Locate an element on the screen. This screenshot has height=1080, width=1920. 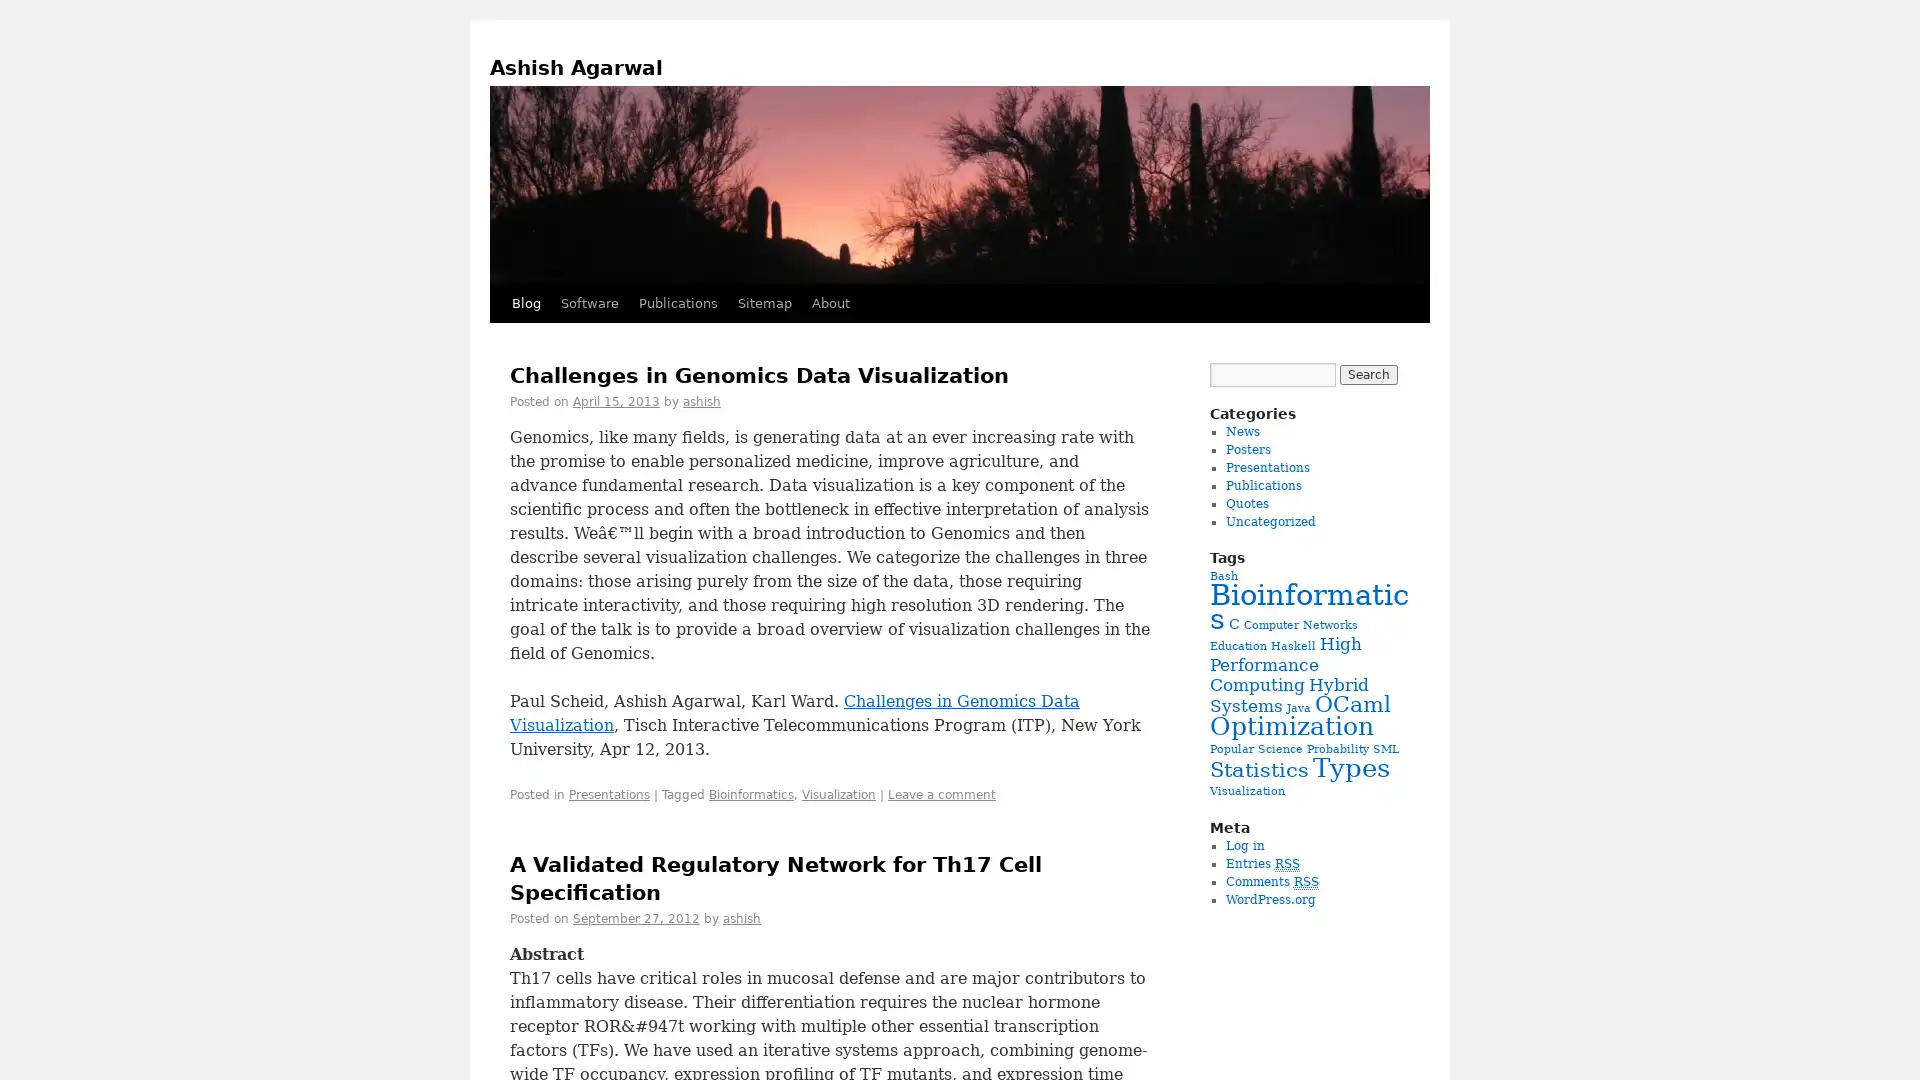
Search is located at coordinates (1367, 374).